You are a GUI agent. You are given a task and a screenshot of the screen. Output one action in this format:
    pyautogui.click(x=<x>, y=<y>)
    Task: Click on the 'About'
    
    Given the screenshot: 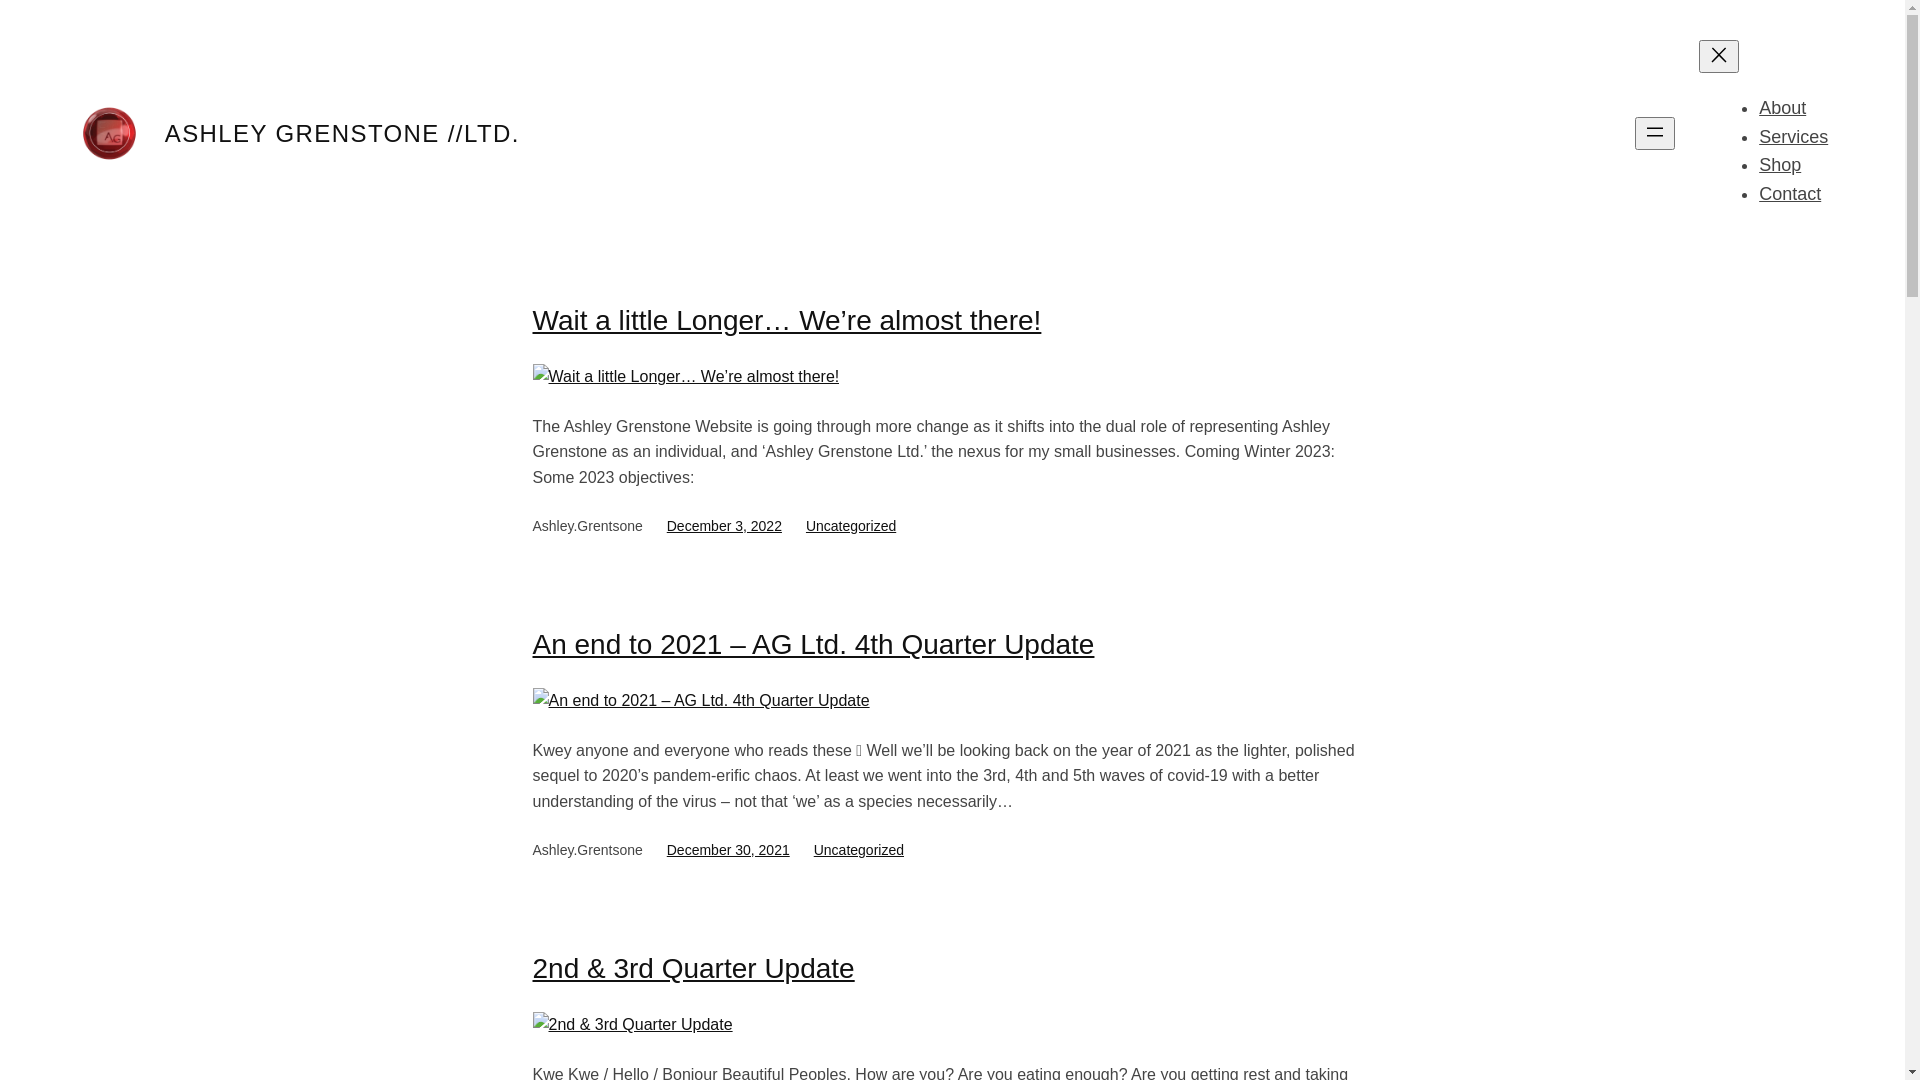 What is the action you would take?
    pyautogui.click(x=1782, y=108)
    